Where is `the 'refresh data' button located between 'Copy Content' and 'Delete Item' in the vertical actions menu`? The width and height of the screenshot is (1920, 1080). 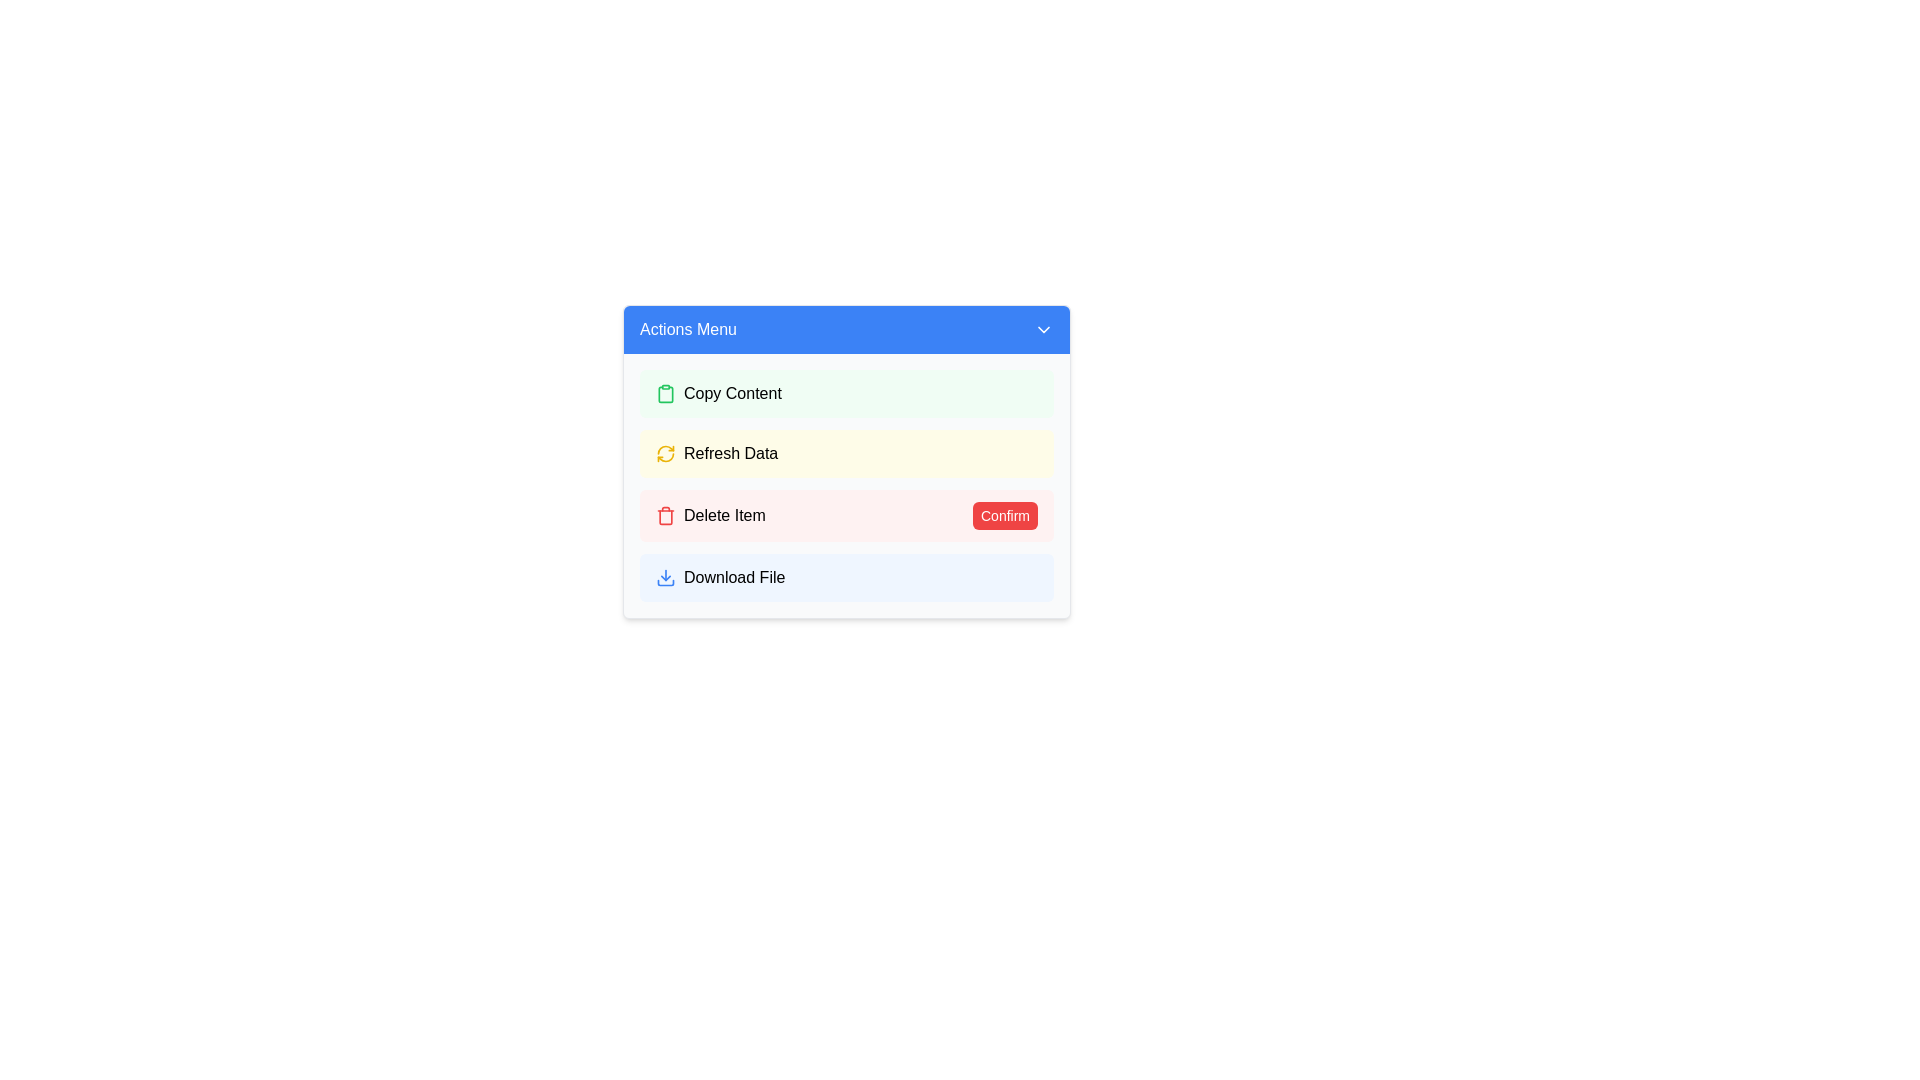
the 'refresh data' button located between 'Copy Content' and 'Delete Item' in the vertical actions menu is located at coordinates (730, 454).